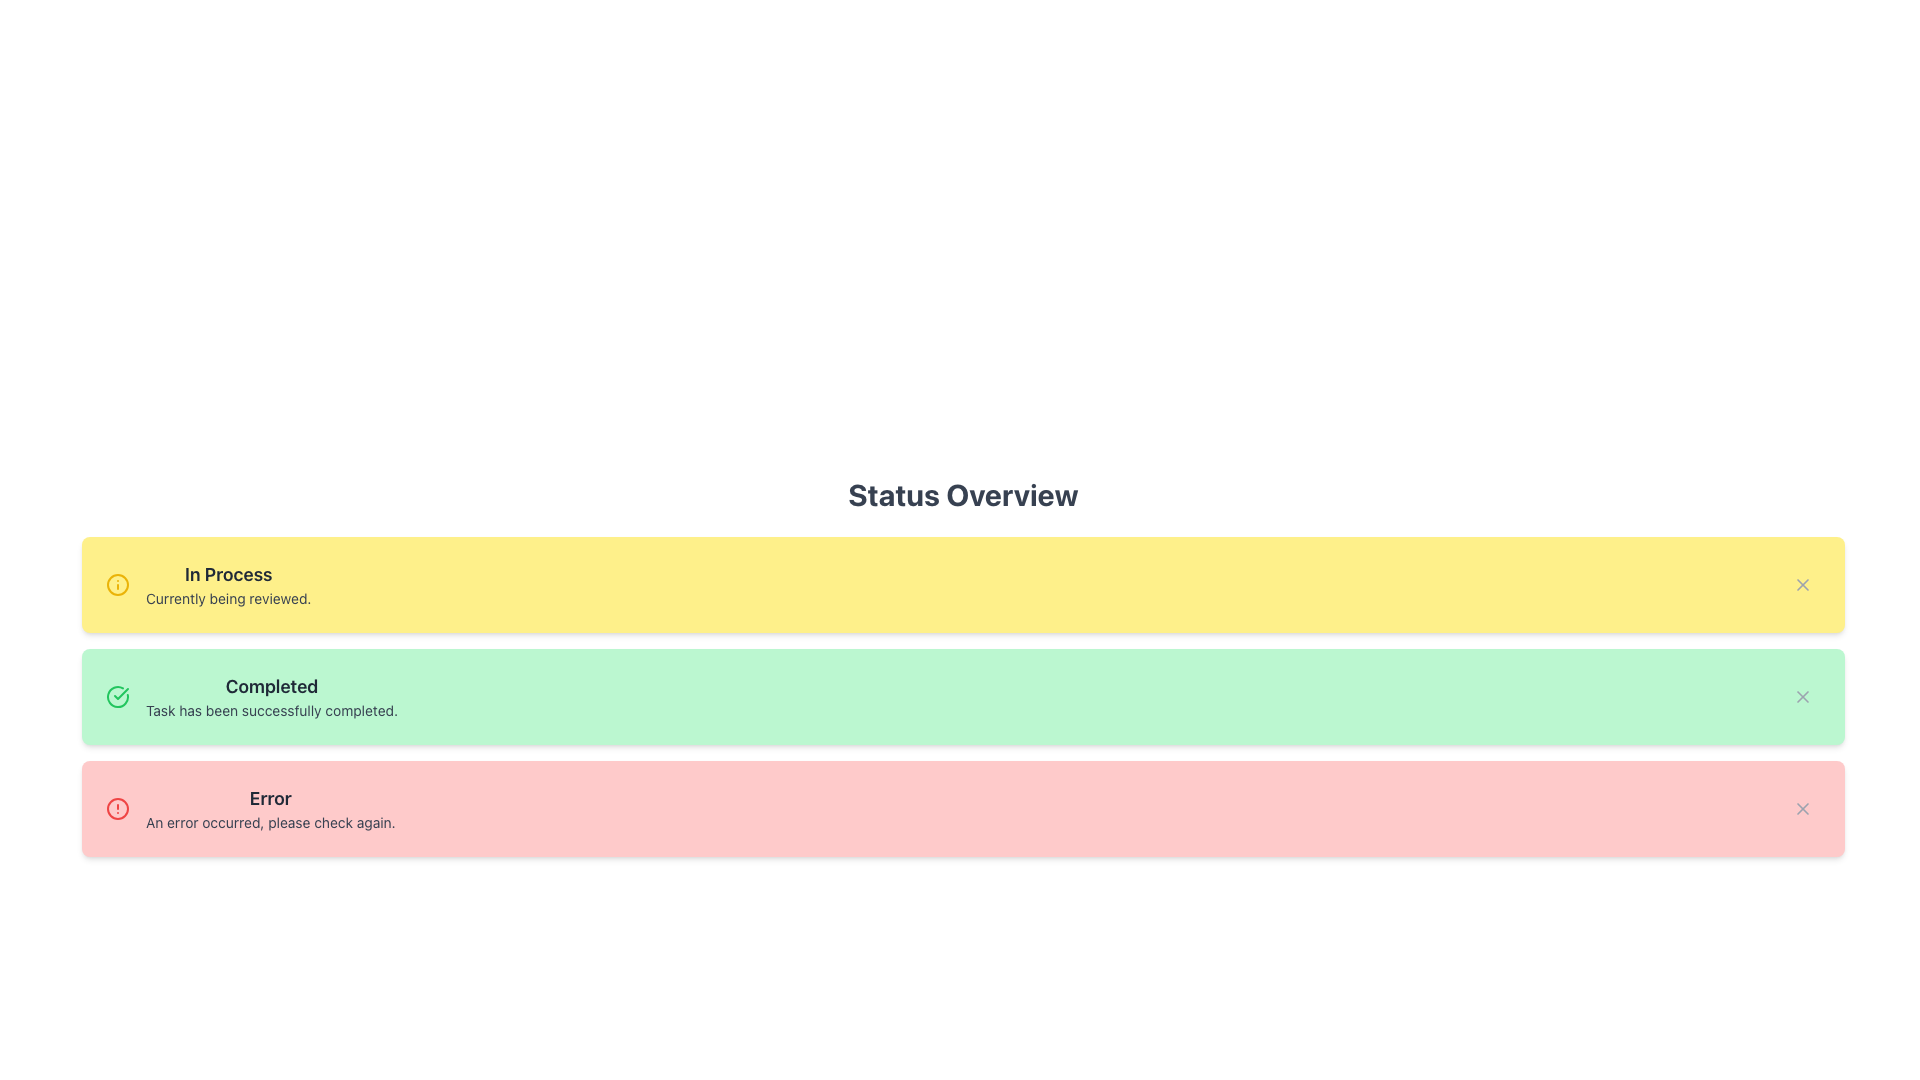 The width and height of the screenshot is (1920, 1080). What do you see at coordinates (1803, 808) in the screenshot?
I see `the small, square button with an 'X' icon, located on the far-right side of the red 'Error' section` at bounding box center [1803, 808].